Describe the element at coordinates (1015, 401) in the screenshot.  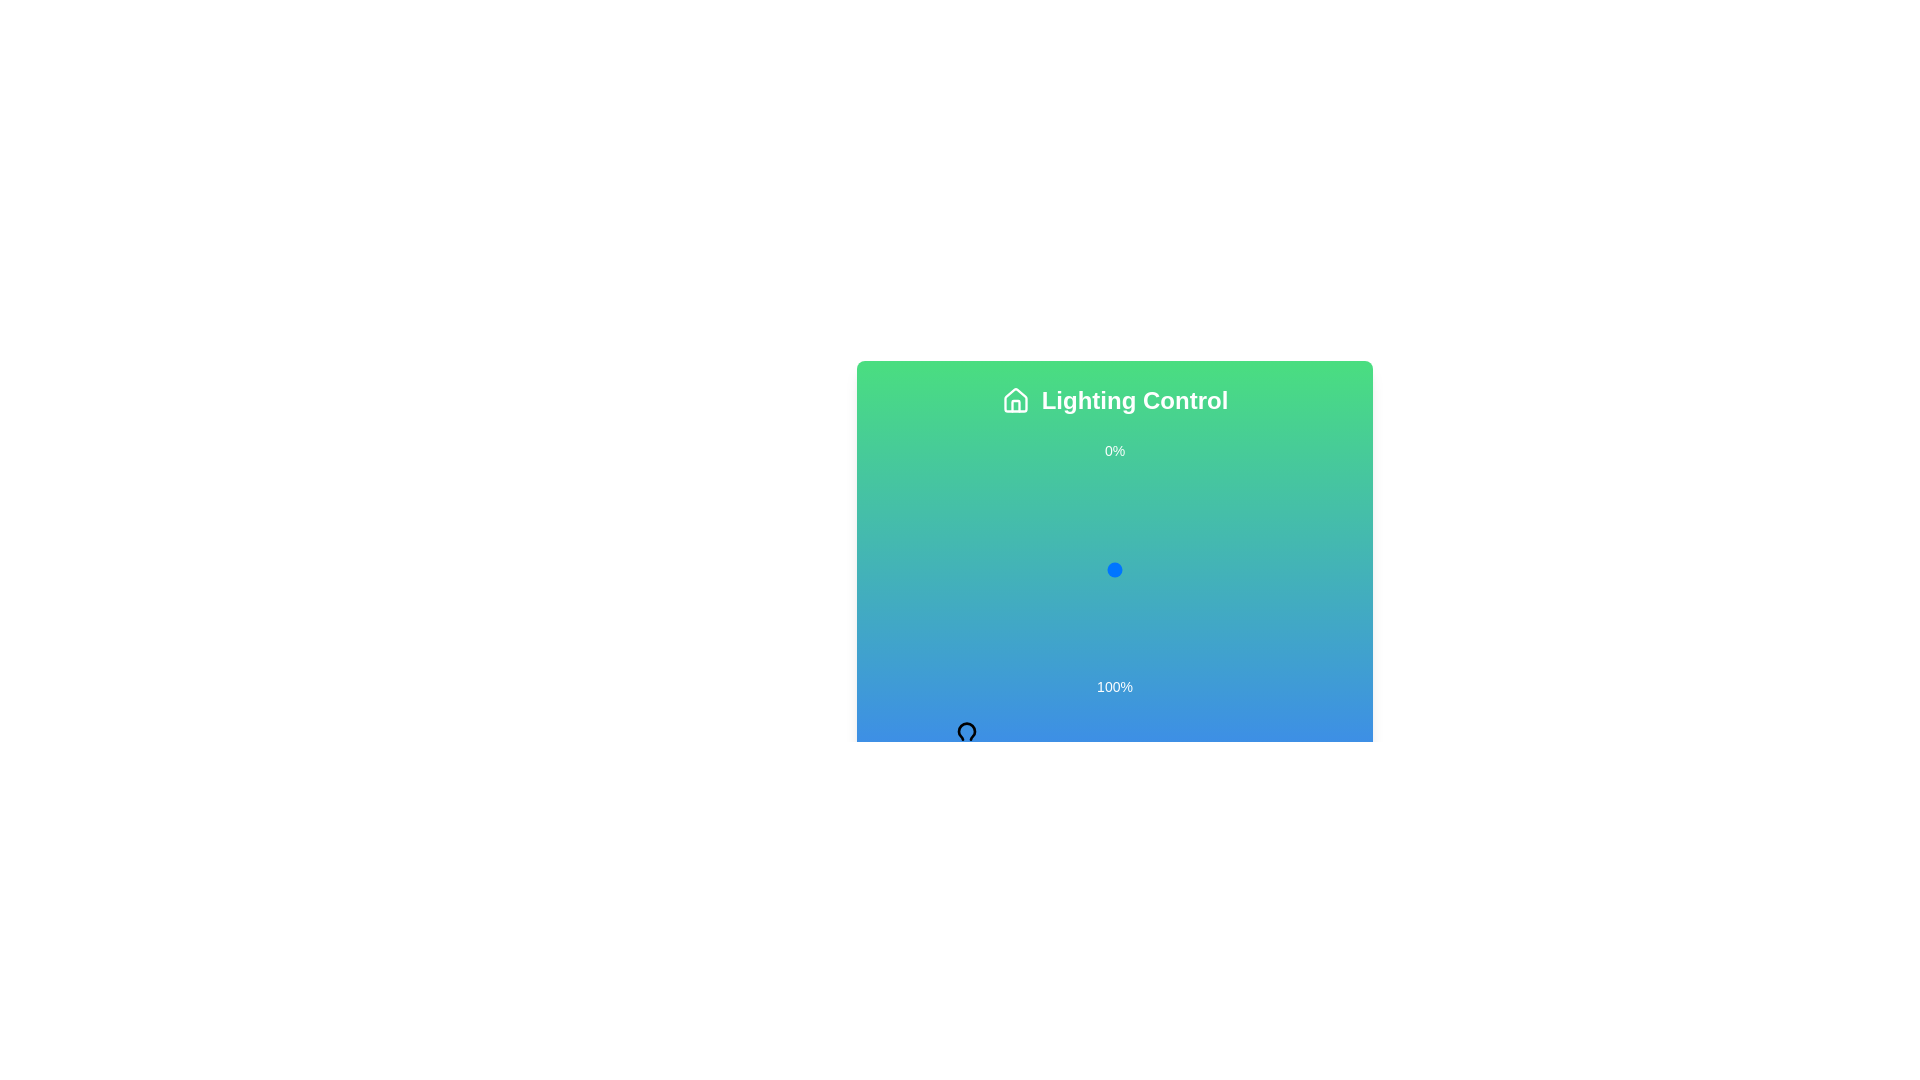
I see `the small white house-shaped icon with a prominent outline and a chimney, which is located to the left of the 'Lighting Control' text in a green background` at that location.